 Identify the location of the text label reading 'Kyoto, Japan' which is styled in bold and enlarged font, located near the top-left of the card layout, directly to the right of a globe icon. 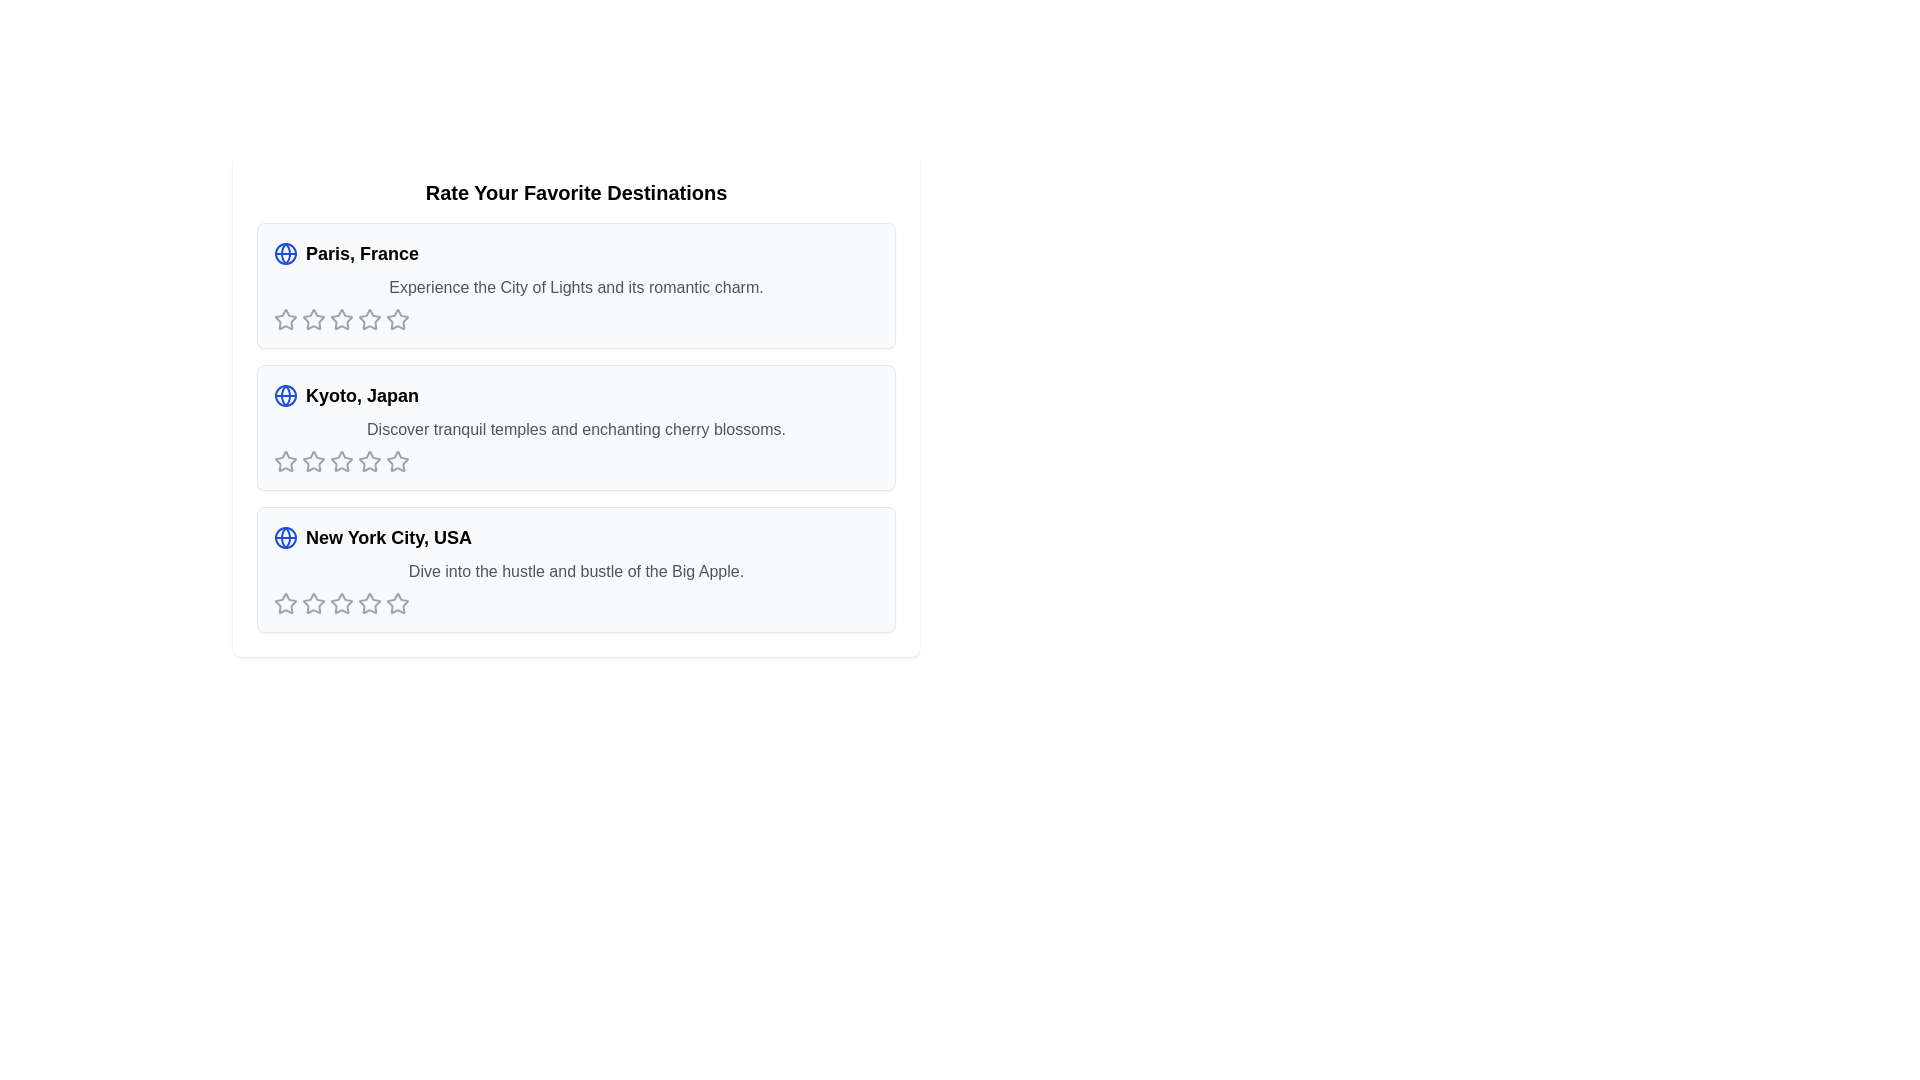
(362, 396).